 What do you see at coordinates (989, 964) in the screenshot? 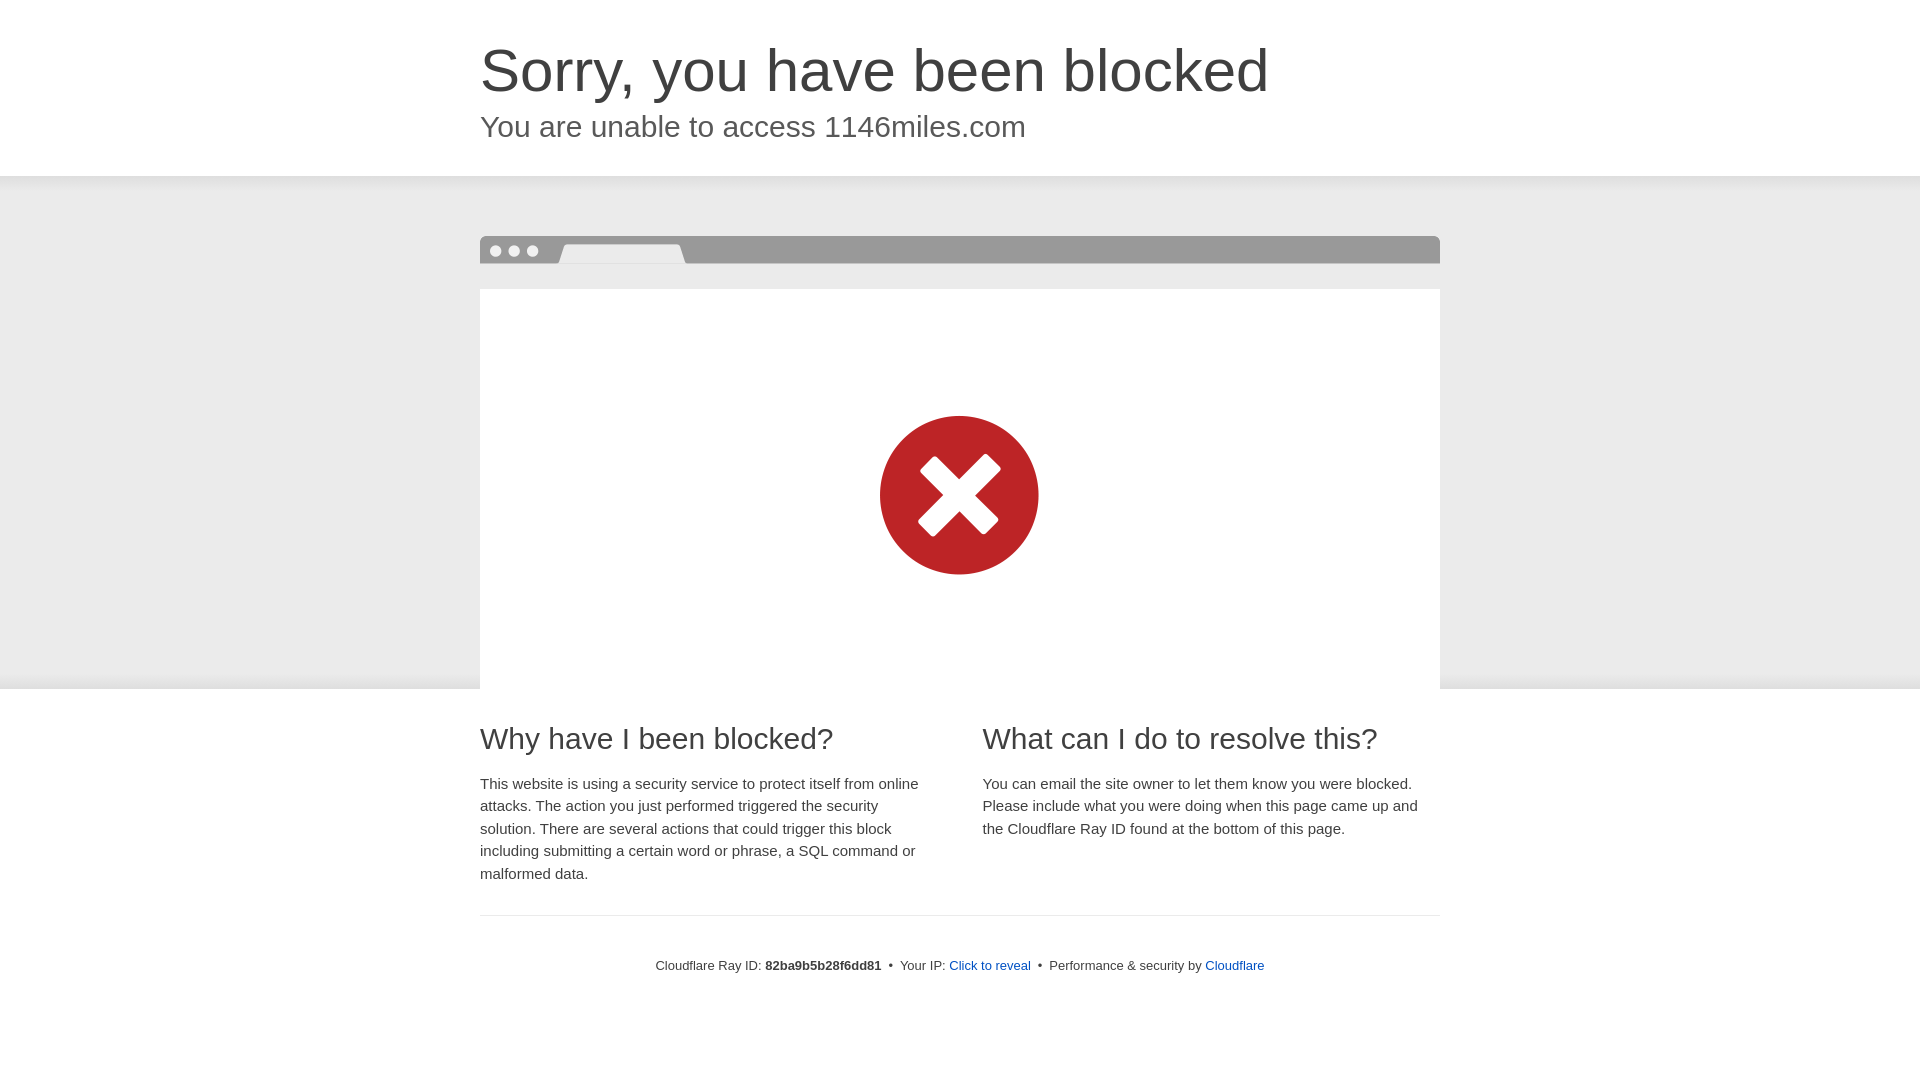
I see `'Click to reveal'` at bounding box center [989, 964].